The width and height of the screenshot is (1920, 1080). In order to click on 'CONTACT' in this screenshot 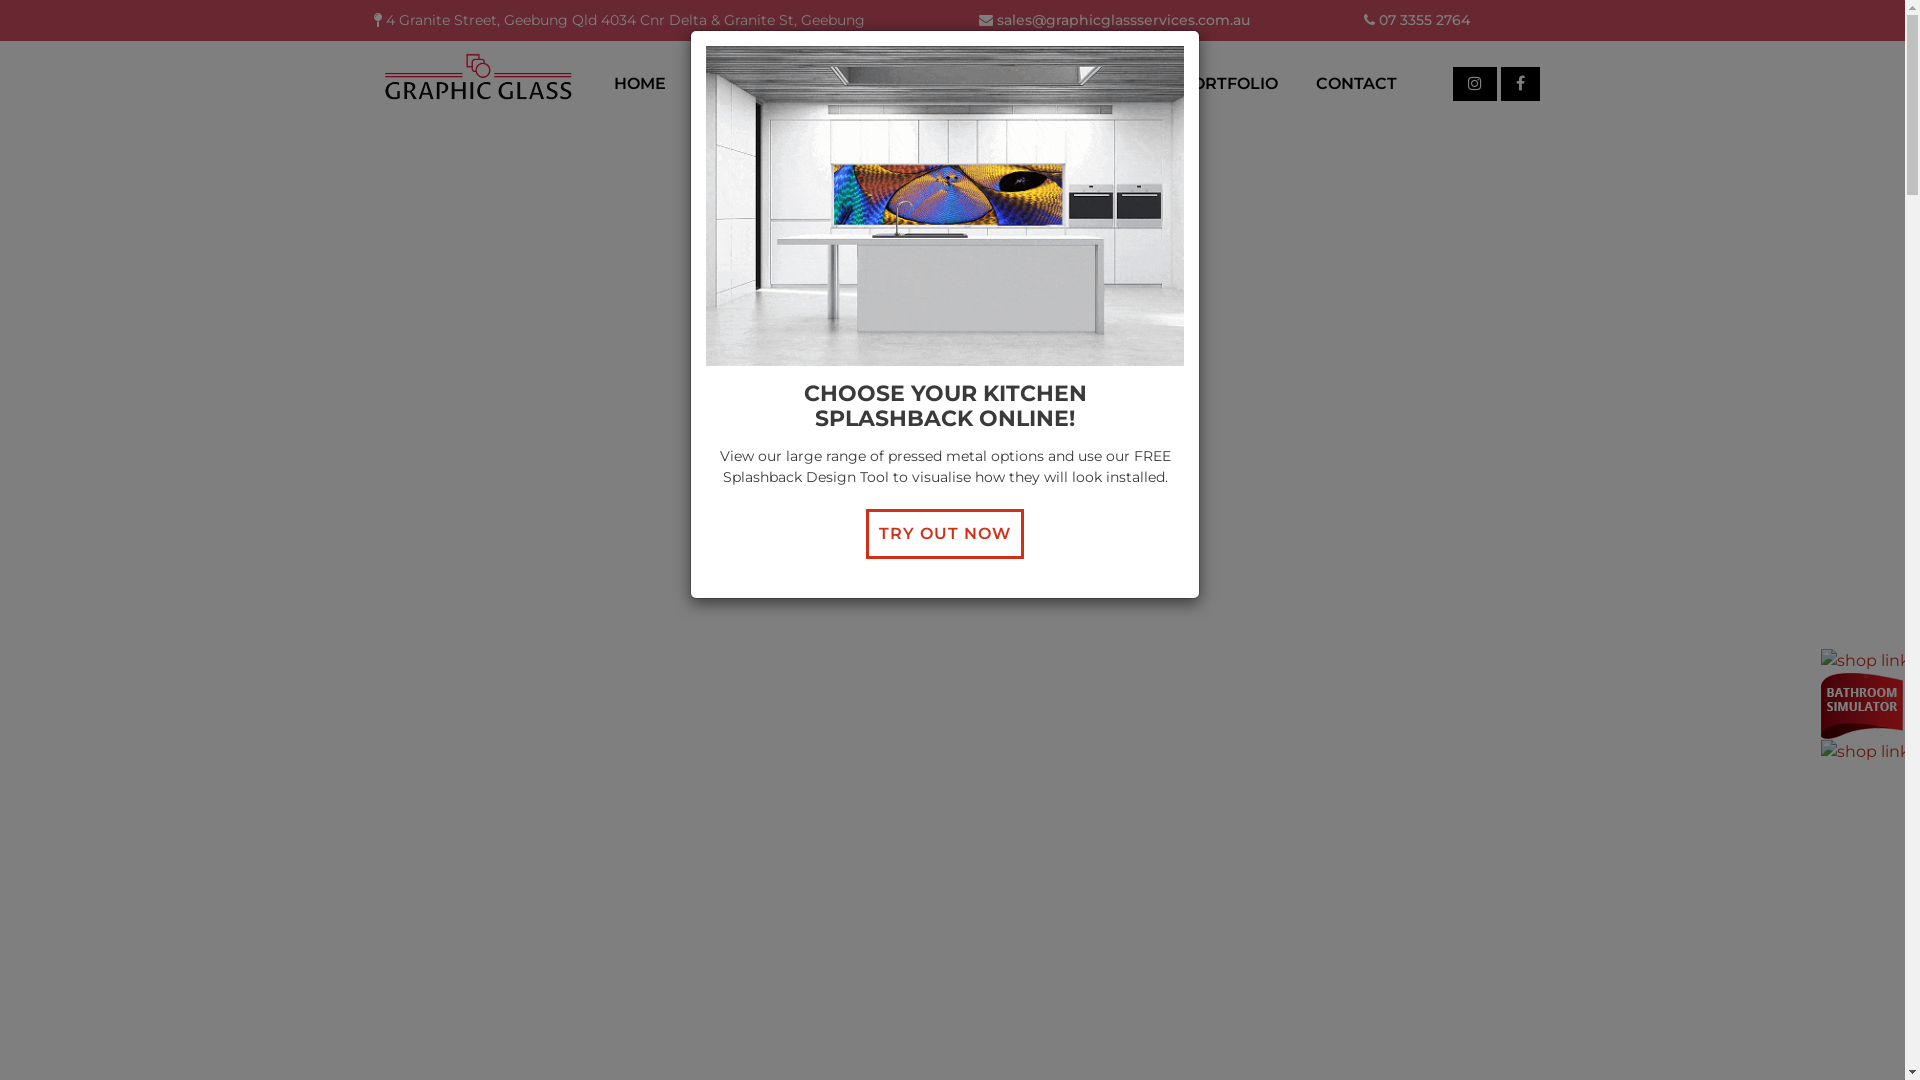, I will do `click(1356, 82)`.